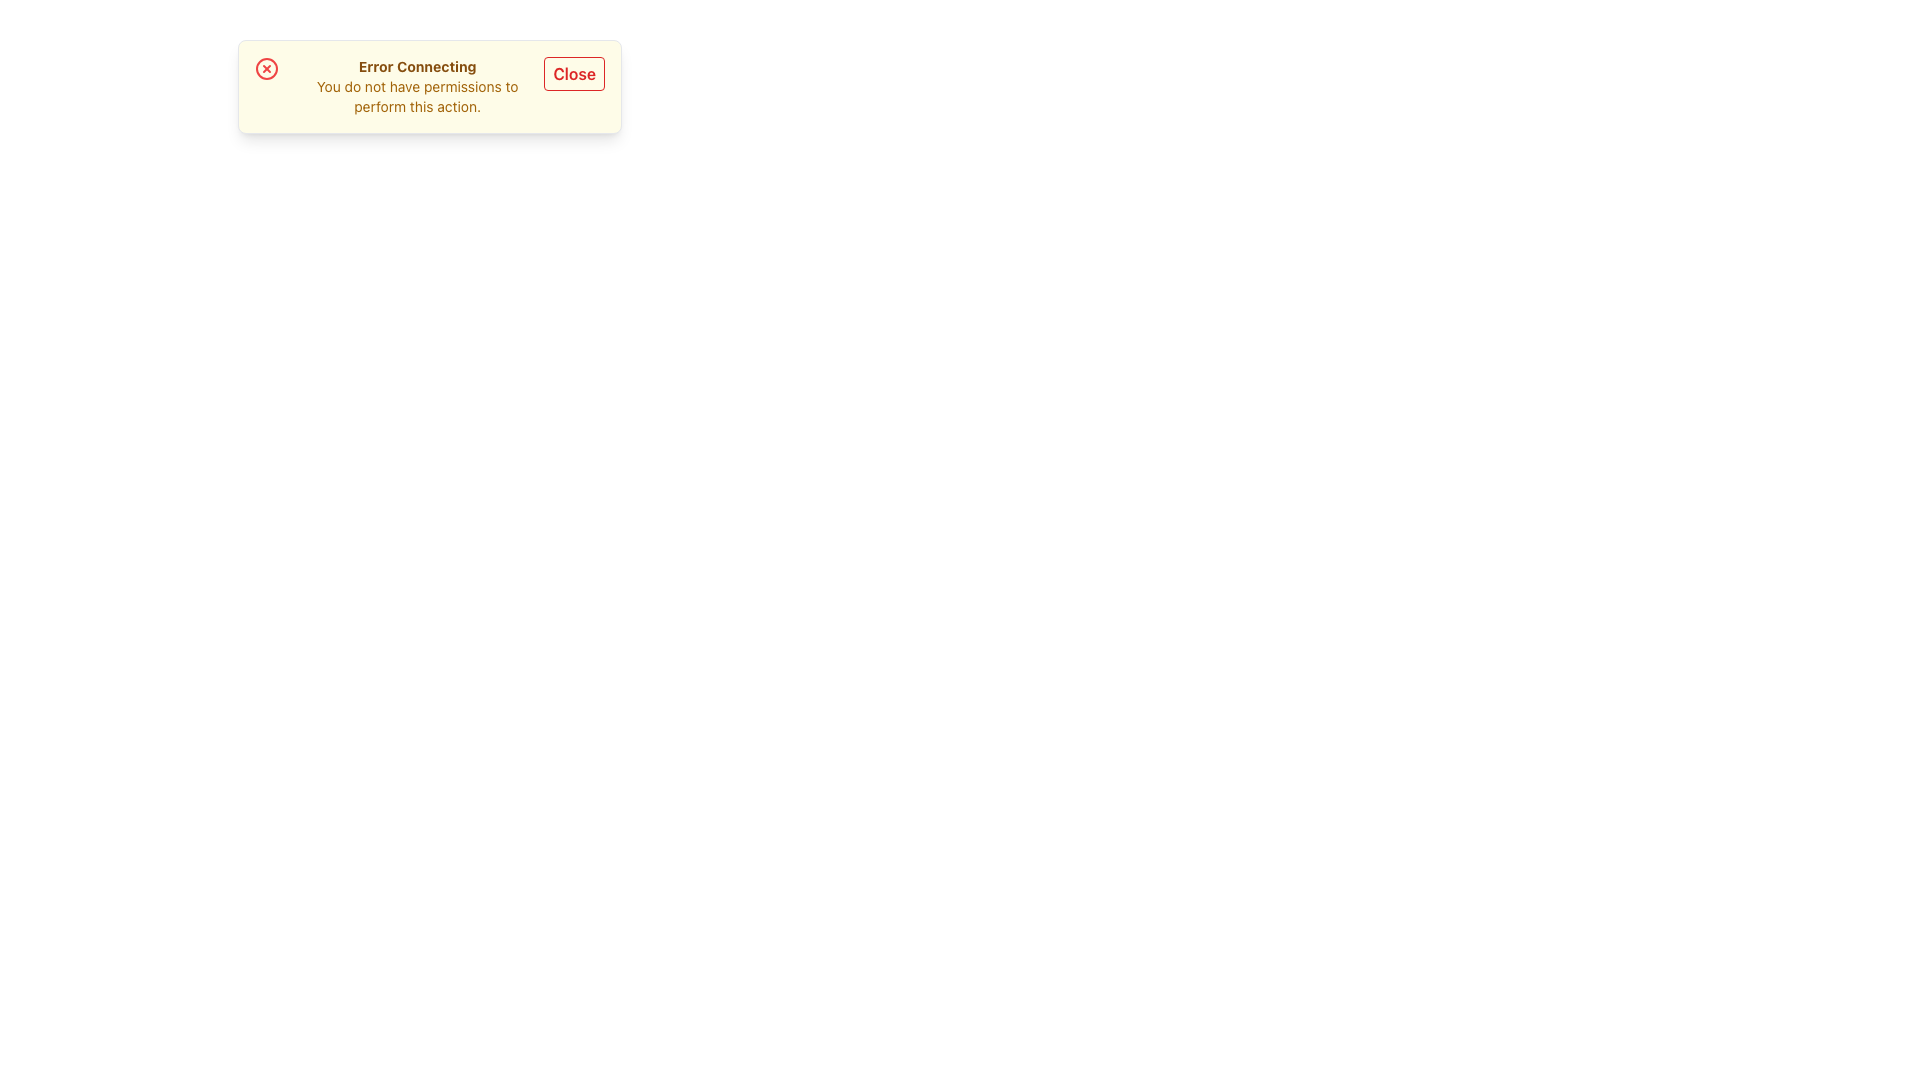  Describe the element at coordinates (416, 65) in the screenshot. I see `text content of the error connectivity title label located at the top of the alert box, indicating the issue with permissions` at that location.